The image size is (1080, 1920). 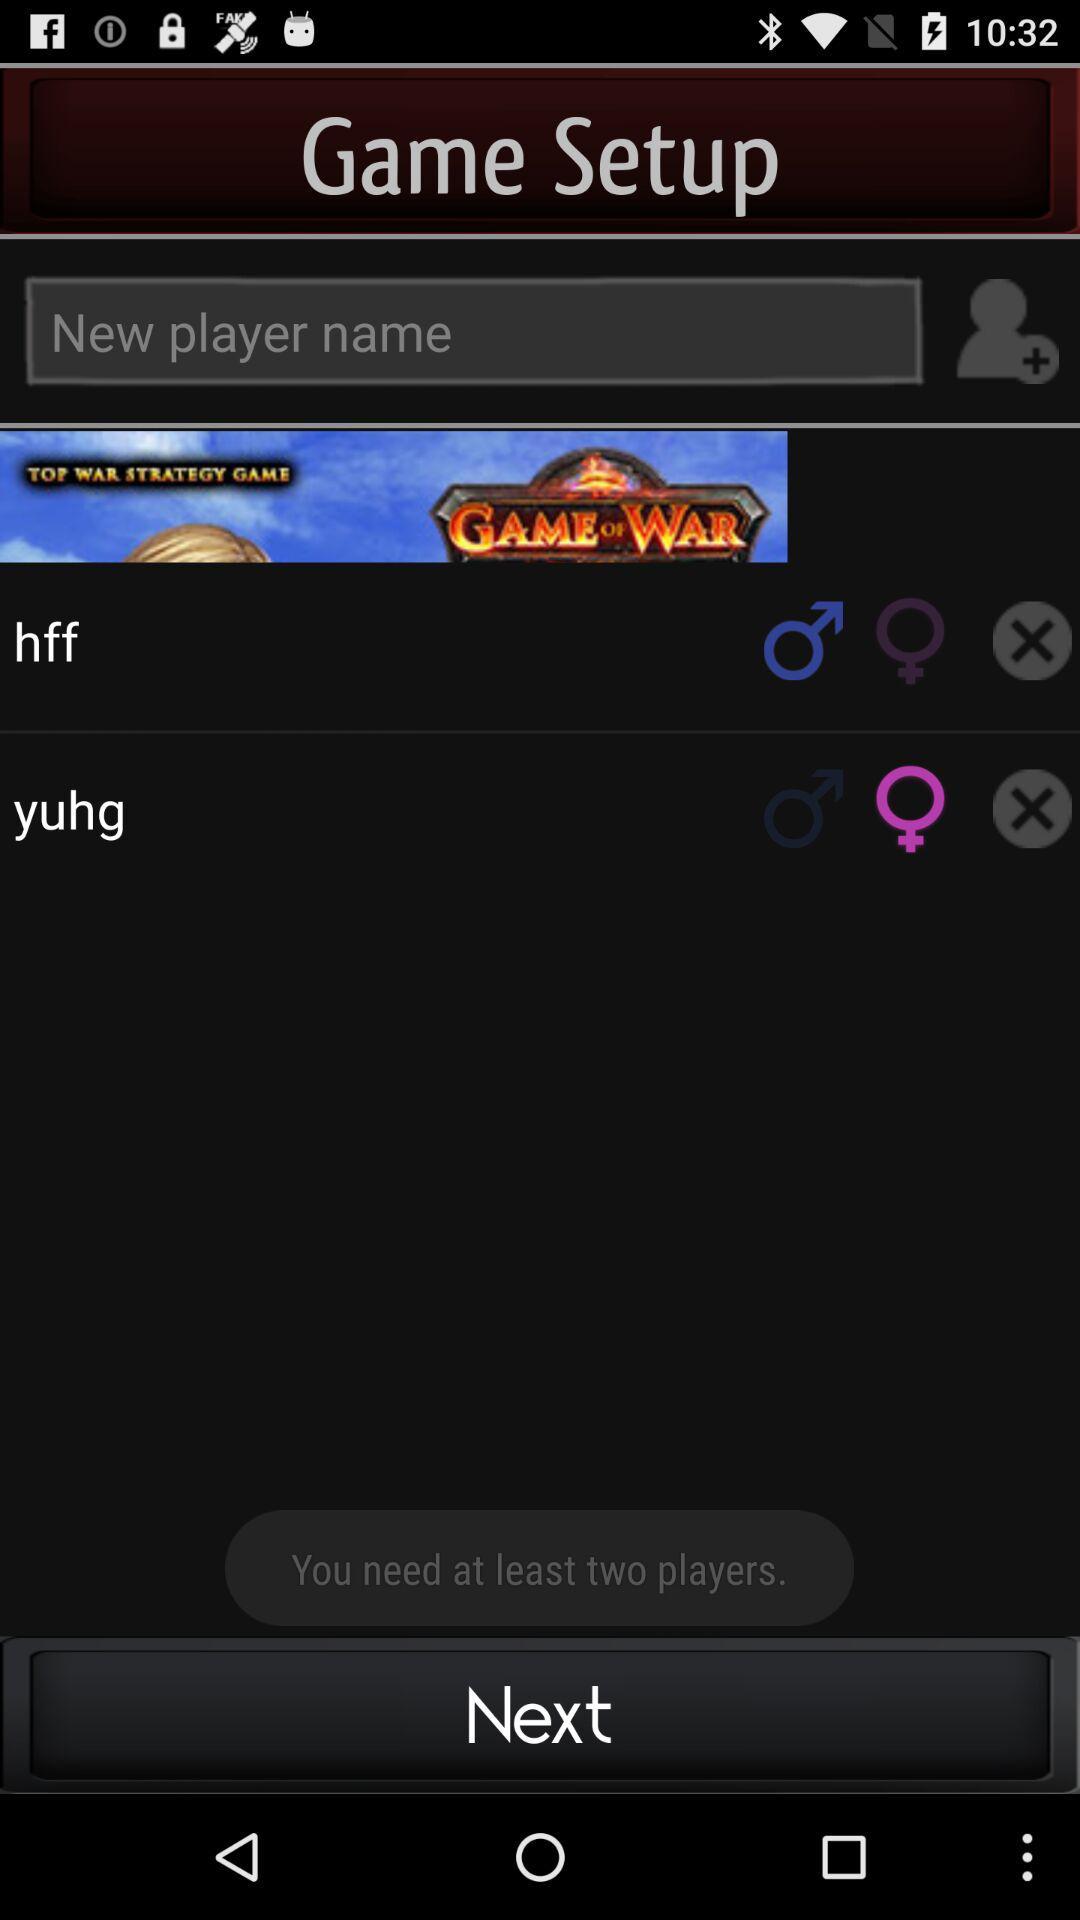 What do you see at coordinates (911, 640) in the screenshot?
I see `gender` at bounding box center [911, 640].